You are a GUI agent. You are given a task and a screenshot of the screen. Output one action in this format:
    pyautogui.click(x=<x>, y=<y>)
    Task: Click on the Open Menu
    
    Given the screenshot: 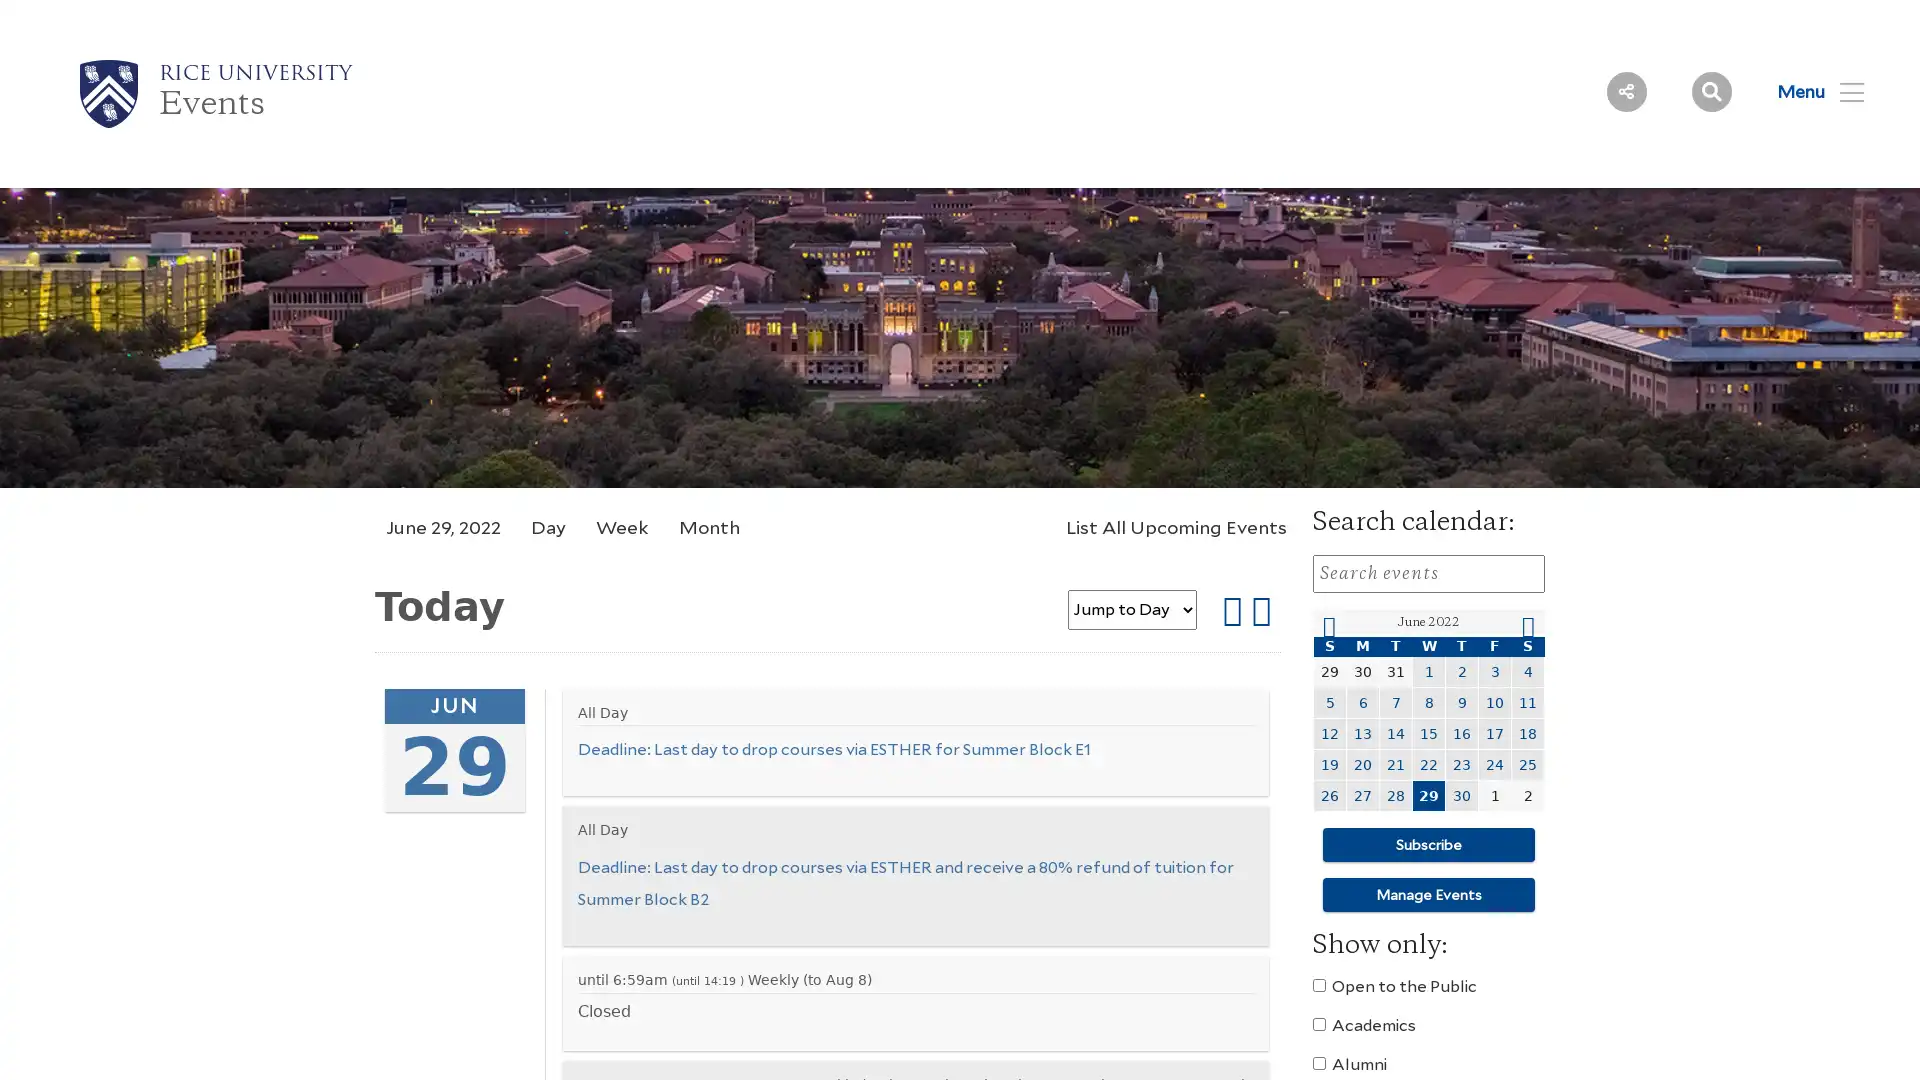 What is the action you would take?
    pyautogui.click(x=1808, y=91)
    